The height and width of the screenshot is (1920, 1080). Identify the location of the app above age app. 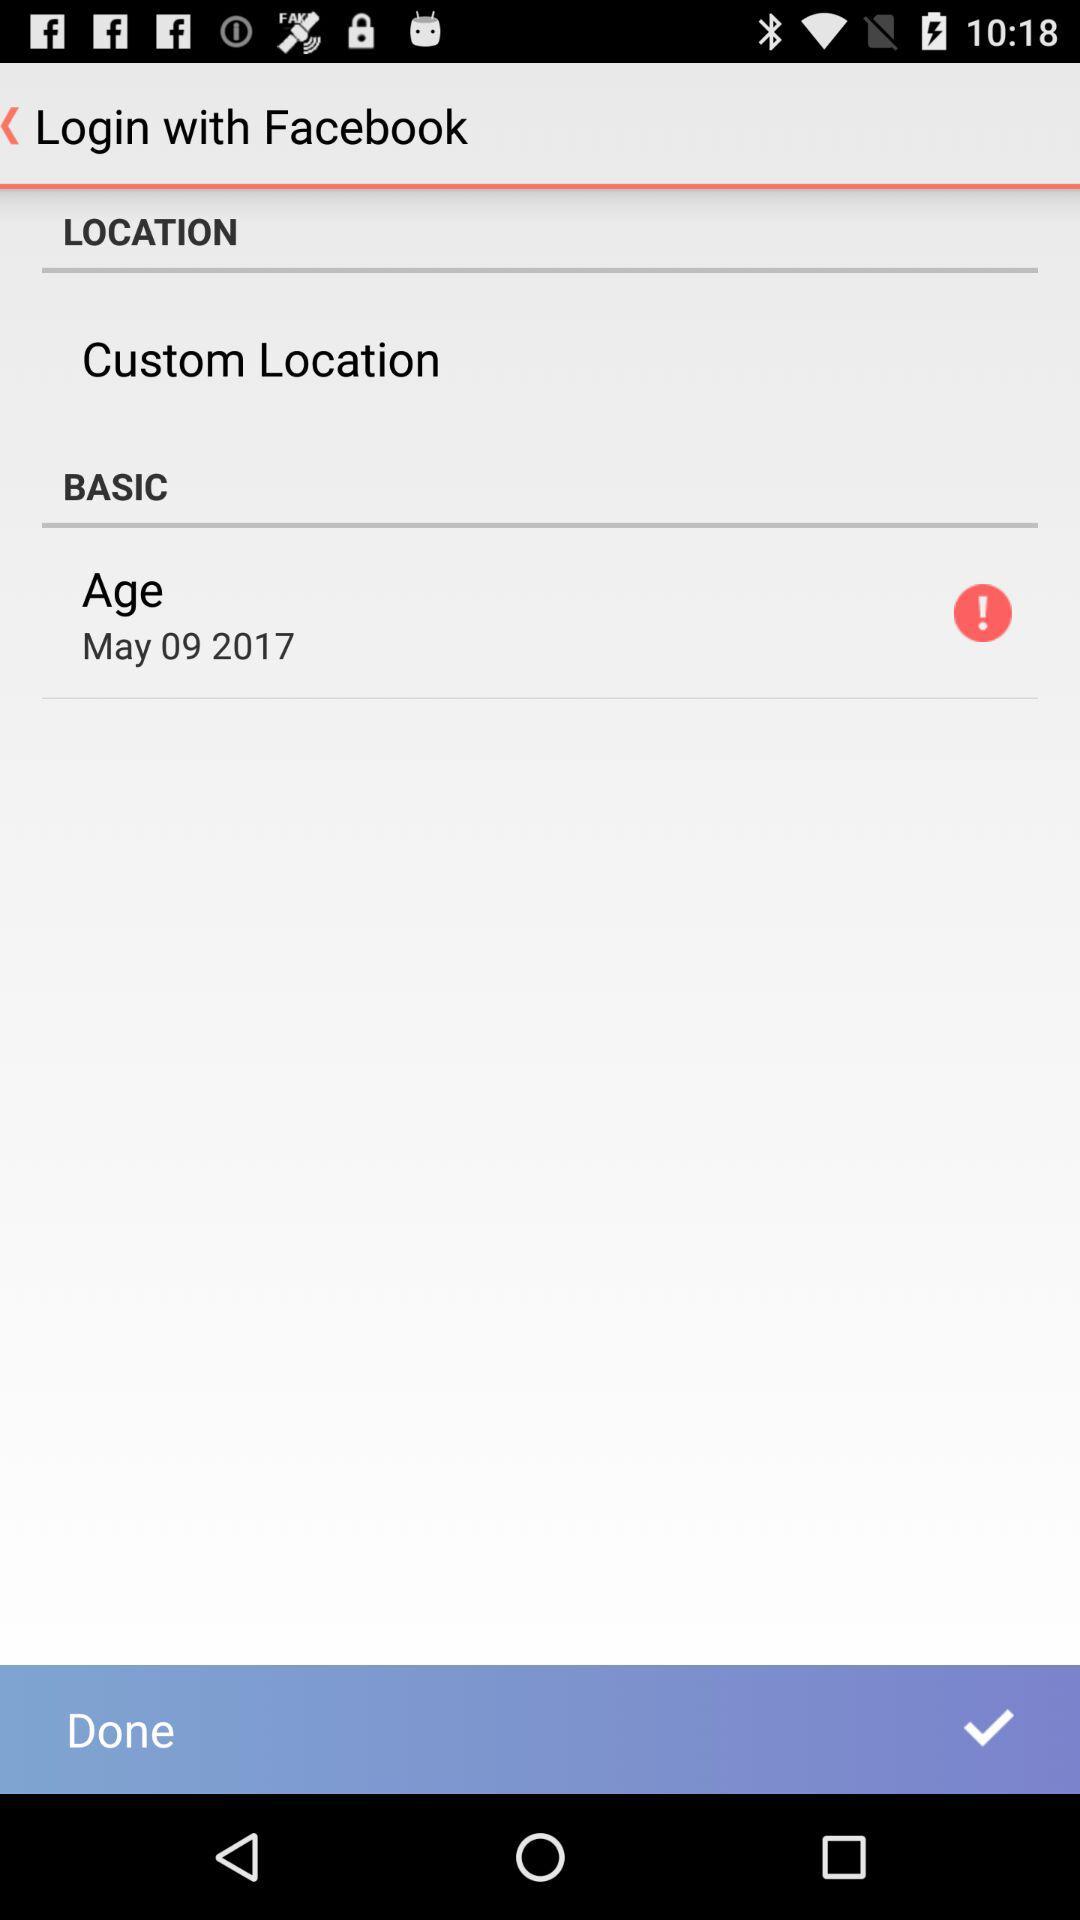
(540, 485).